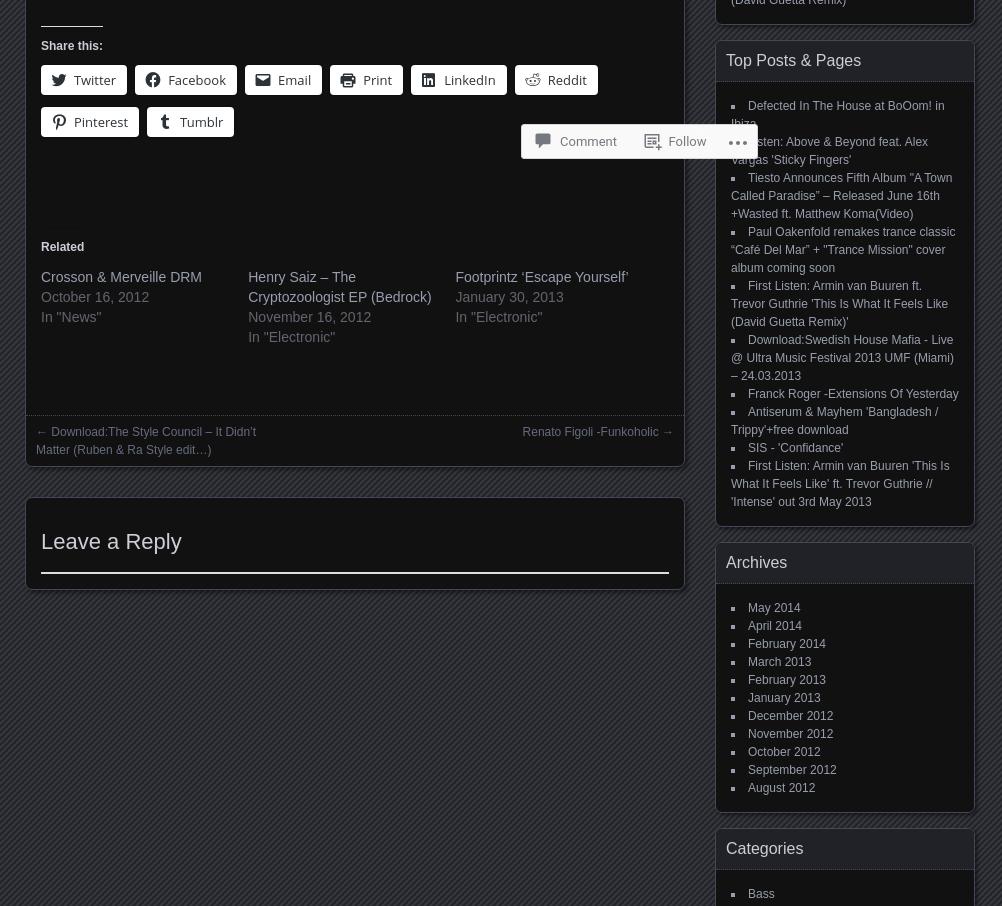 The width and height of the screenshot is (1002, 906). Describe the element at coordinates (686, 66) in the screenshot. I see `'Follow'` at that location.